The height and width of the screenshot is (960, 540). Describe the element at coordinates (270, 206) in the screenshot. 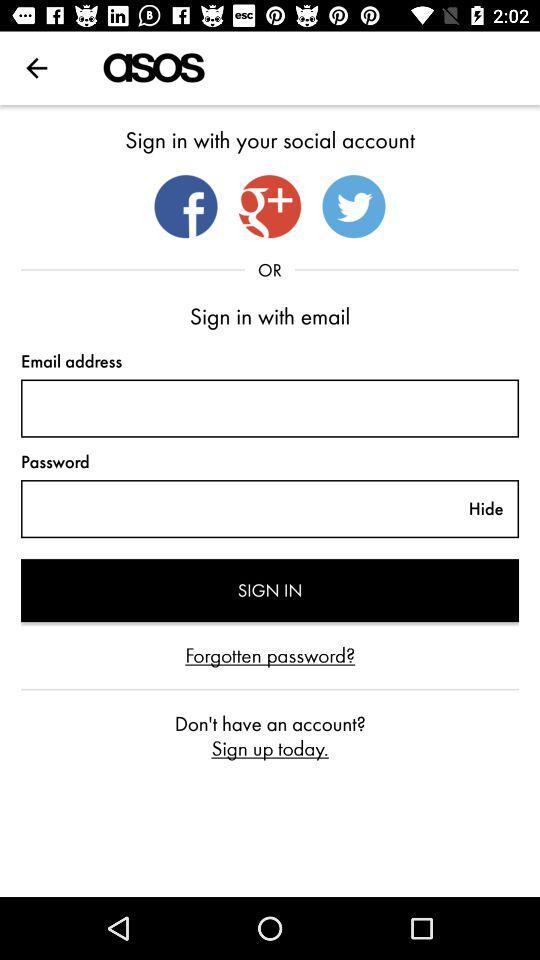

I see `sign in with google plus account` at that location.